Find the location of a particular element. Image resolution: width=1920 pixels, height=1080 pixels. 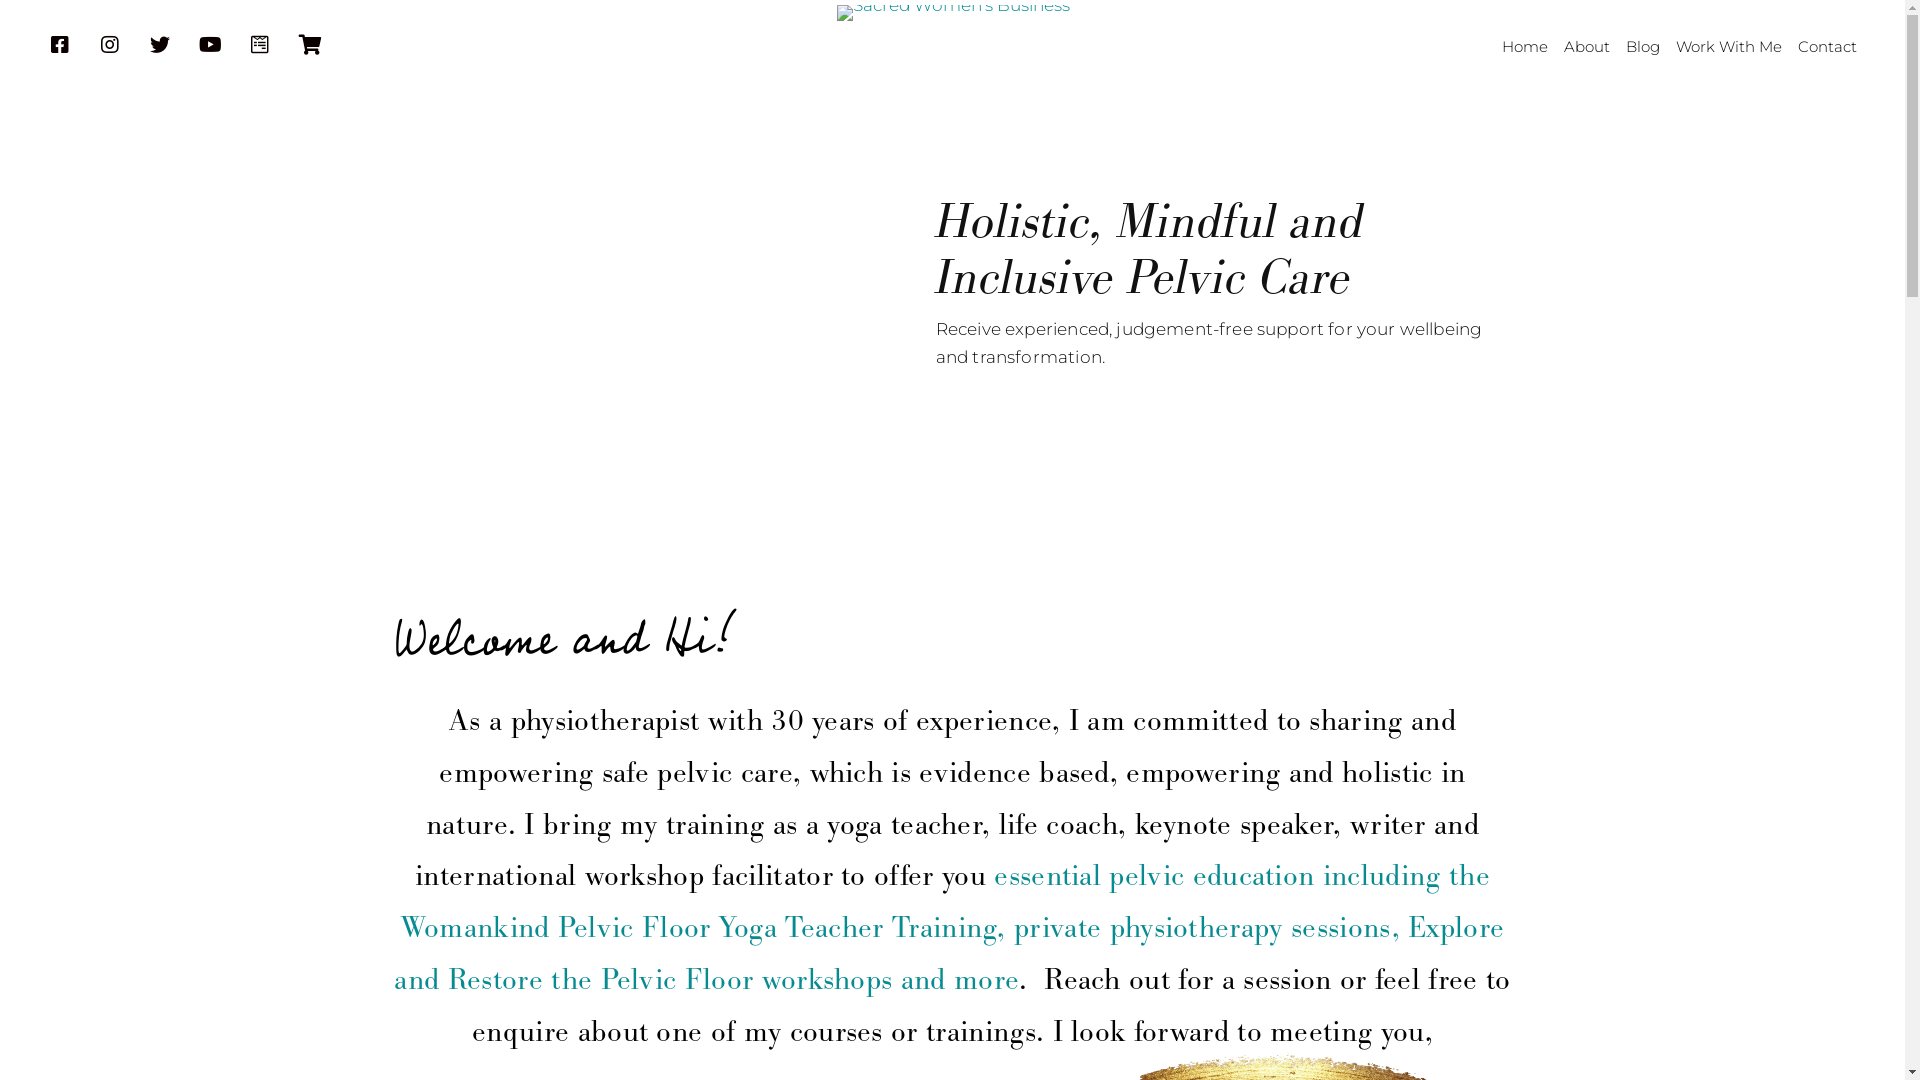

'About' is located at coordinates (1586, 46).